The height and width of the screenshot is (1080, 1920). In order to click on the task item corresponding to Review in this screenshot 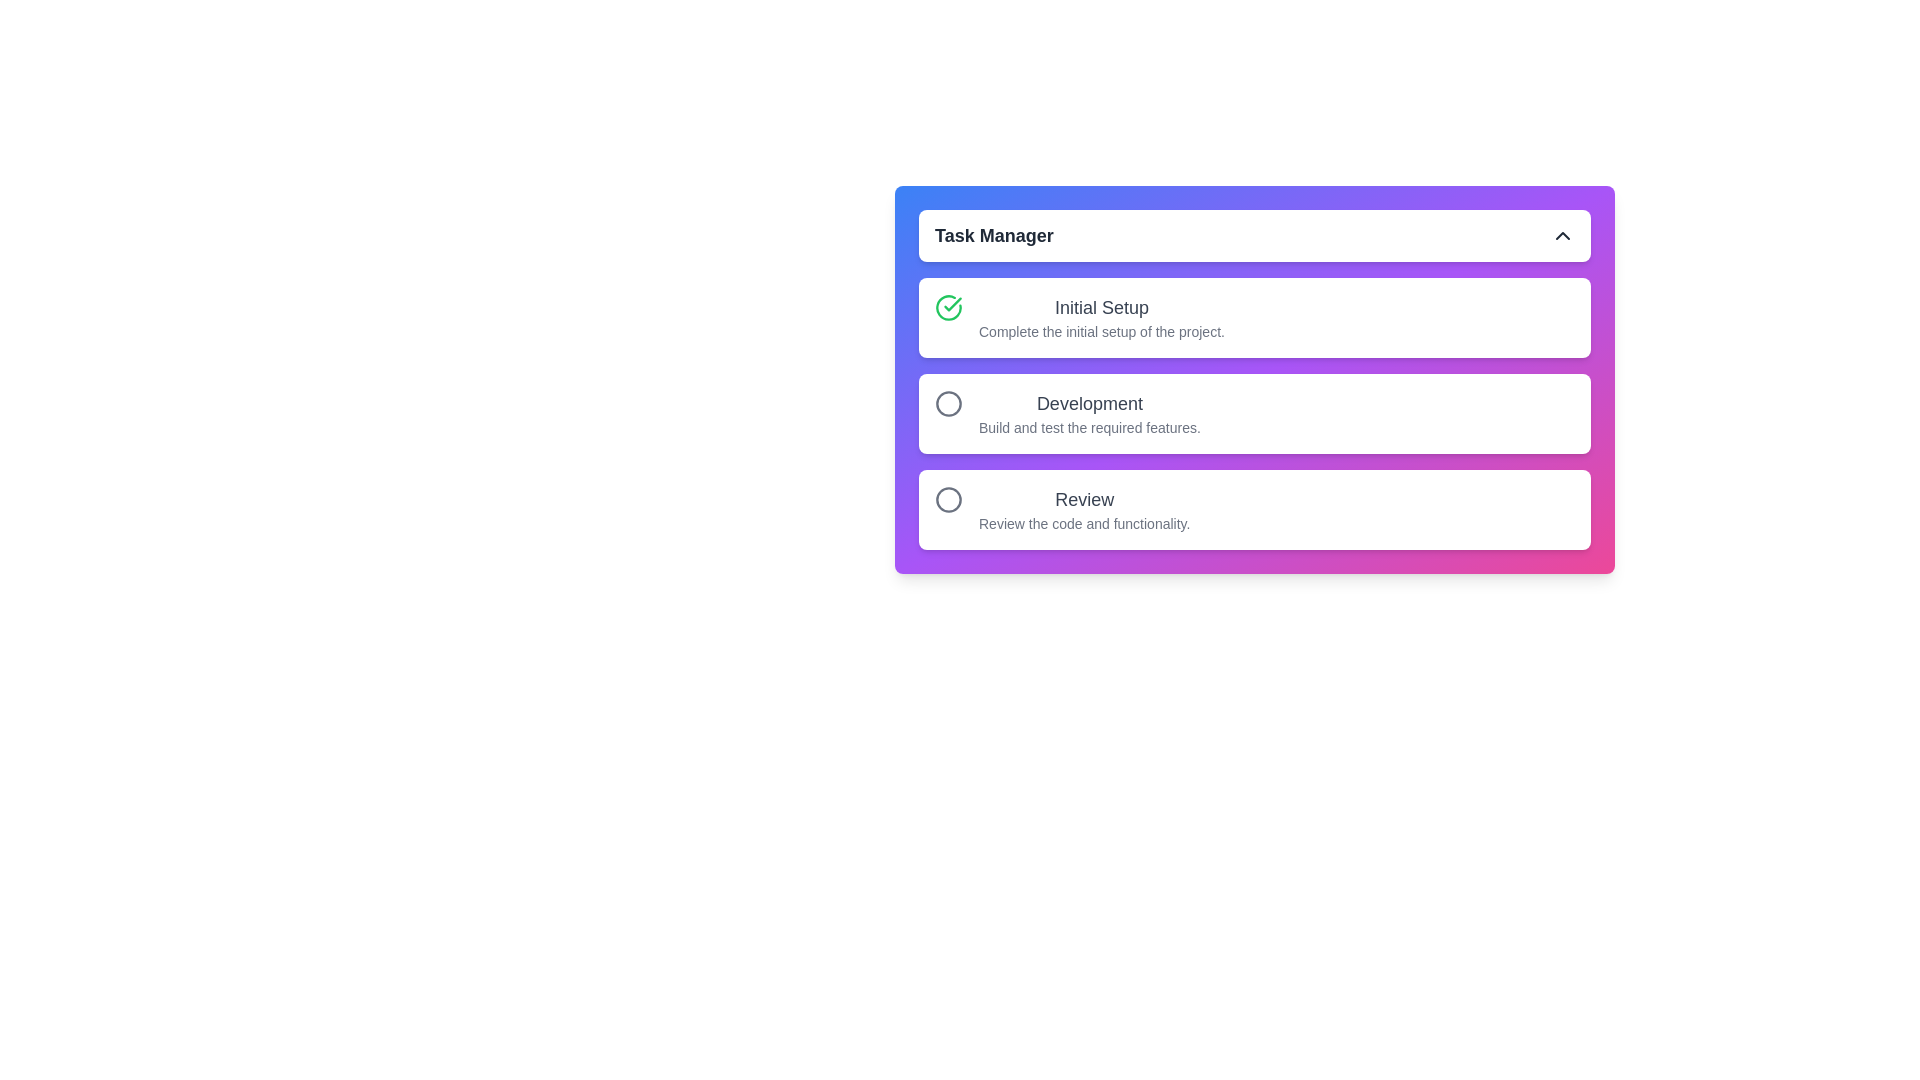, I will do `click(1253, 508)`.